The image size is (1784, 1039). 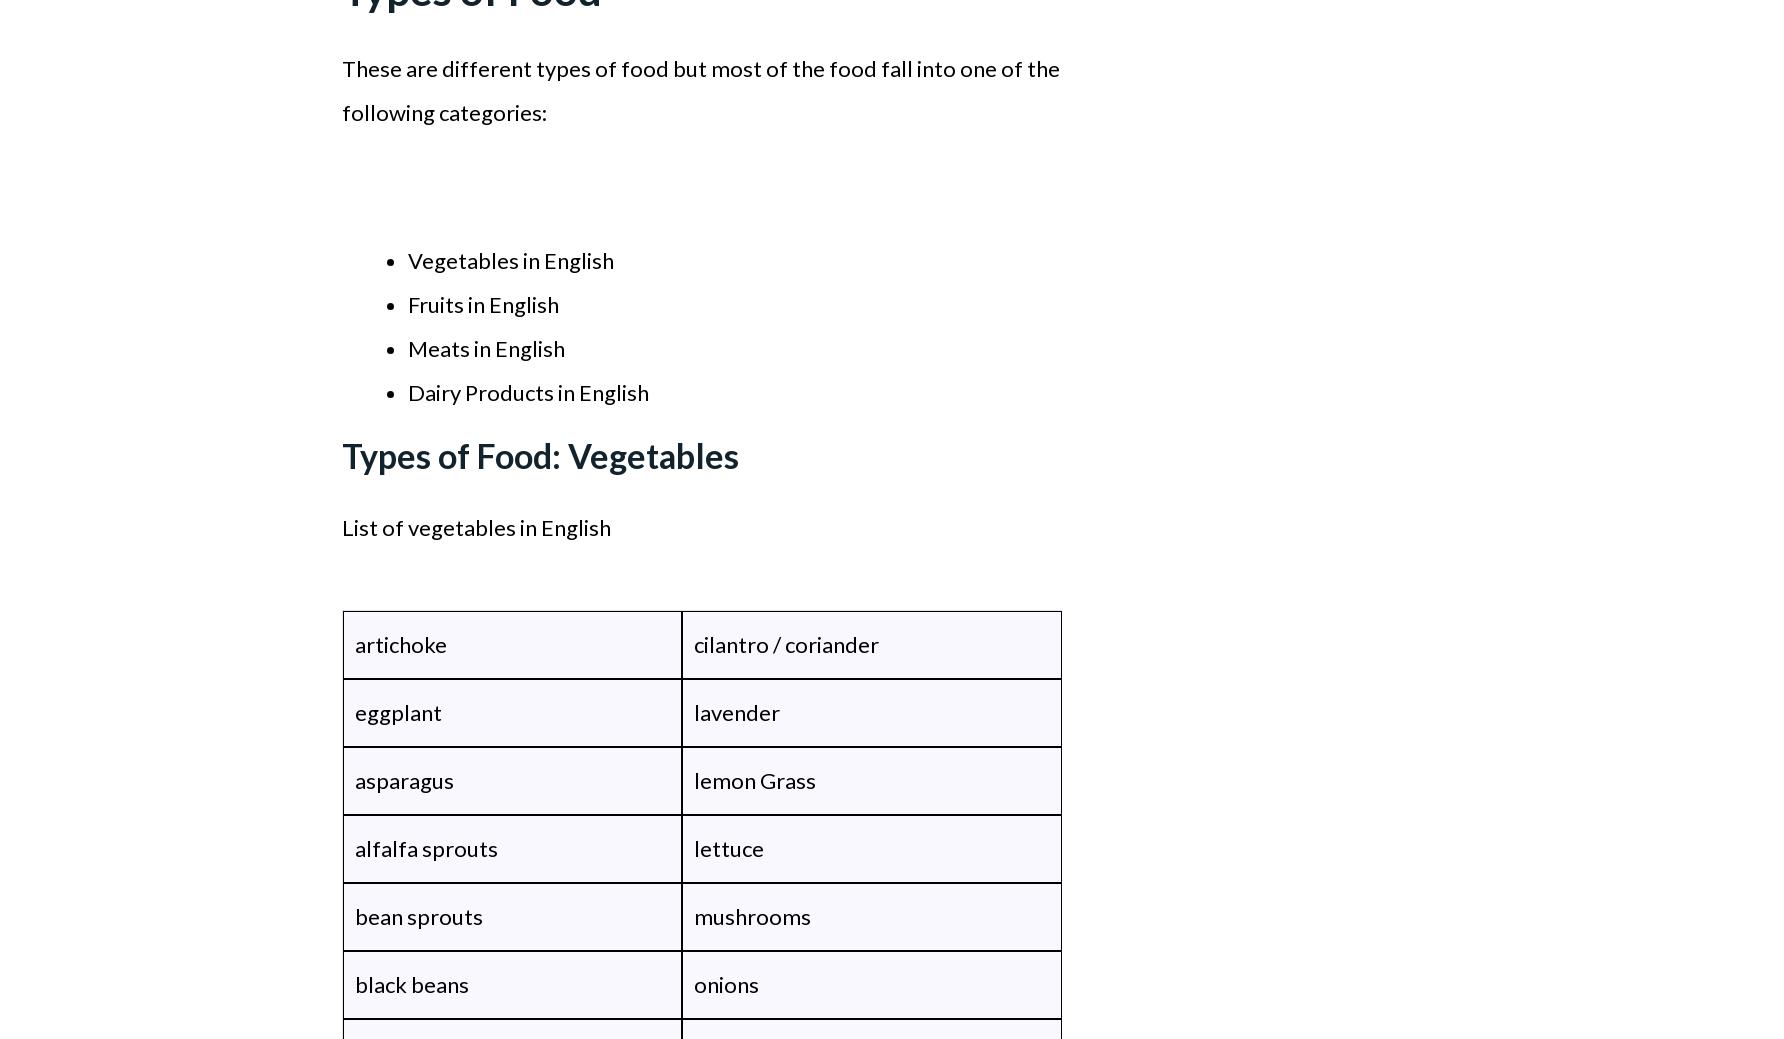 What do you see at coordinates (354, 916) in the screenshot?
I see `'bean sprouts'` at bounding box center [354, 916].